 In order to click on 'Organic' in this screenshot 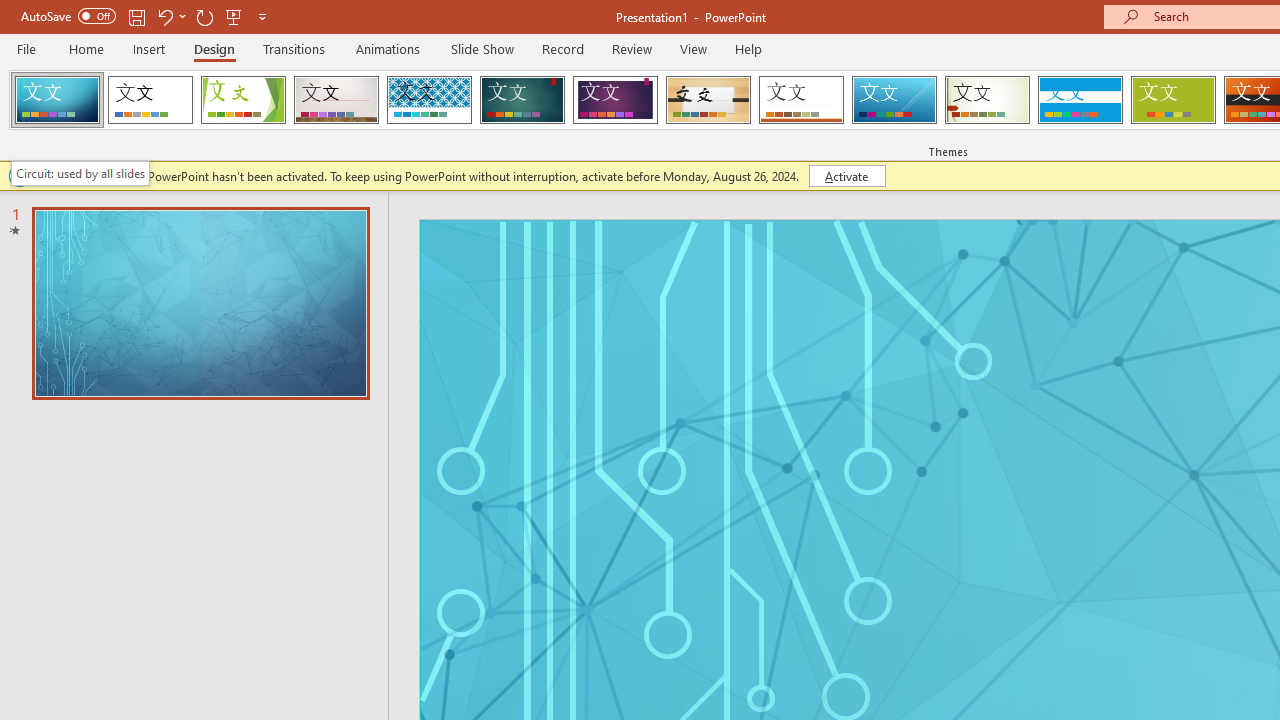, I will do `click(708, 100)`.